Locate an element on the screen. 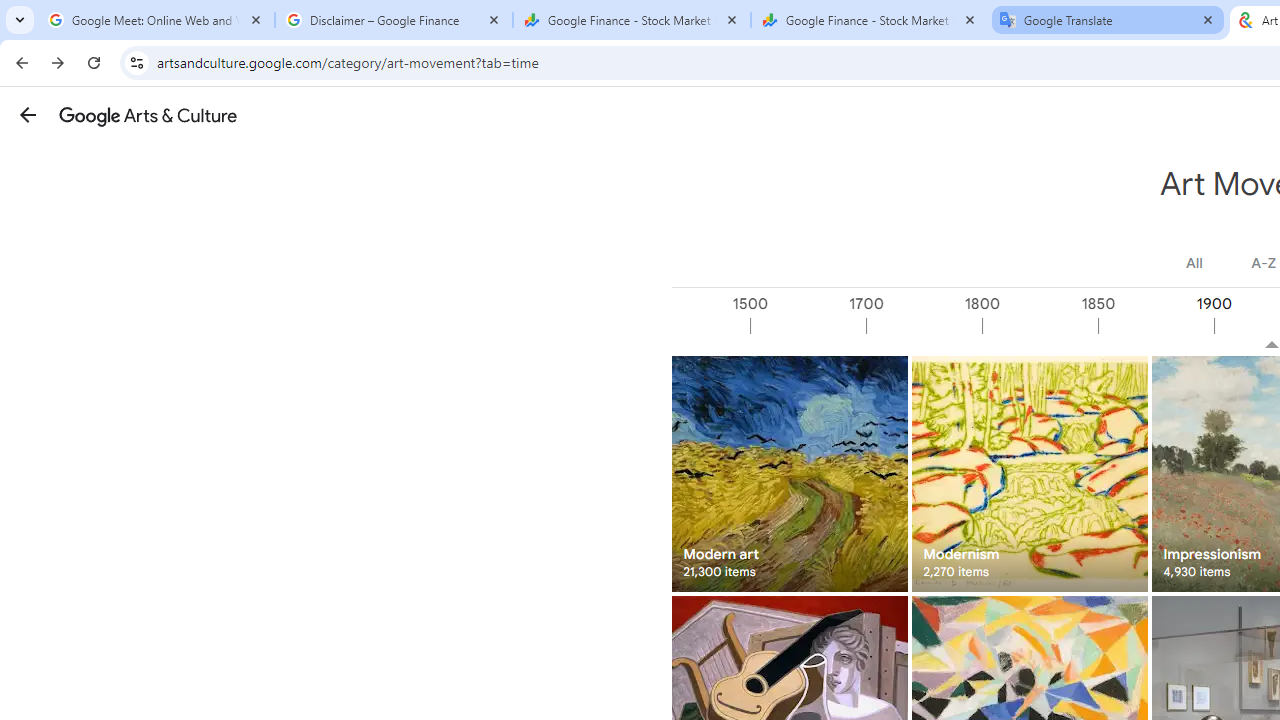 This screenshot has height=720, width=1280. 'Google Translate' is located at coordinates (1107, 20).